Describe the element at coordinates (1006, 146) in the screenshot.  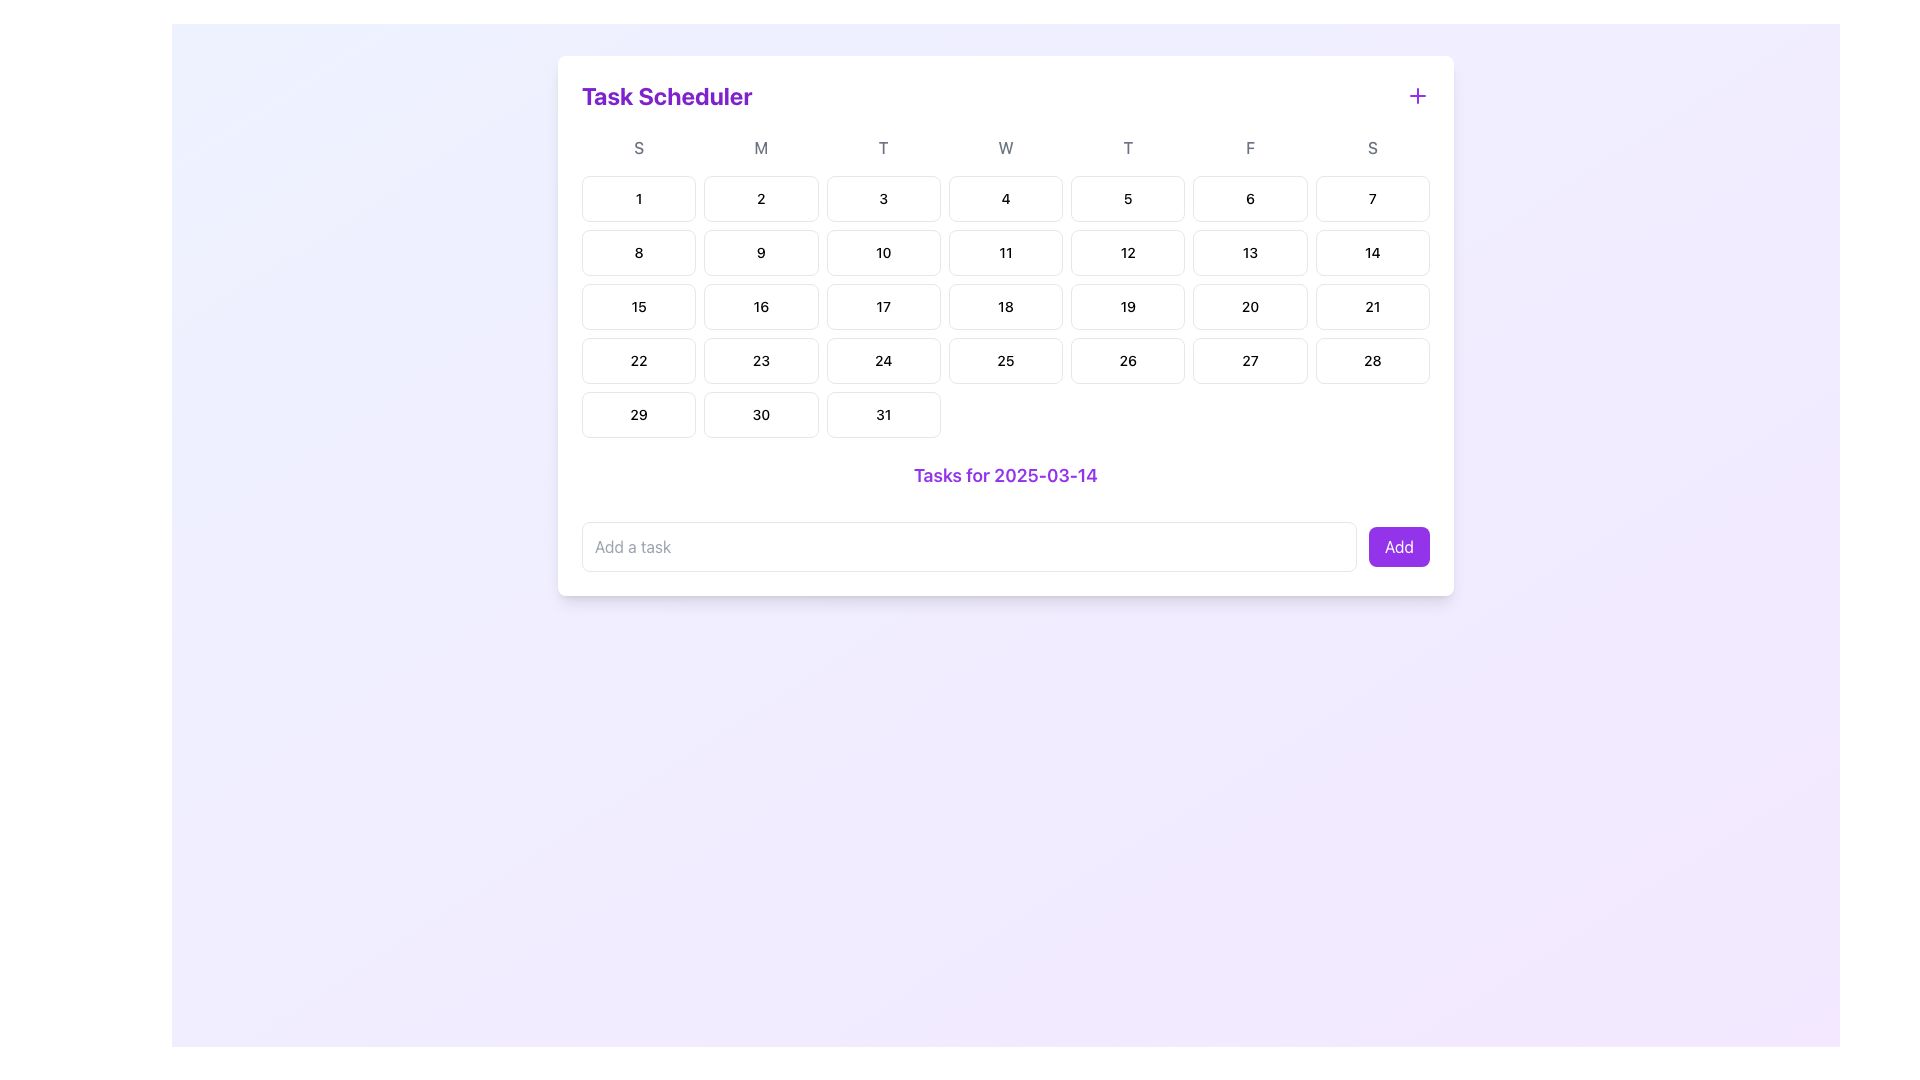
I see `the Header row in the calendar grid layout, which provides day labels for the corresponding columns of the calendar below` at that location.